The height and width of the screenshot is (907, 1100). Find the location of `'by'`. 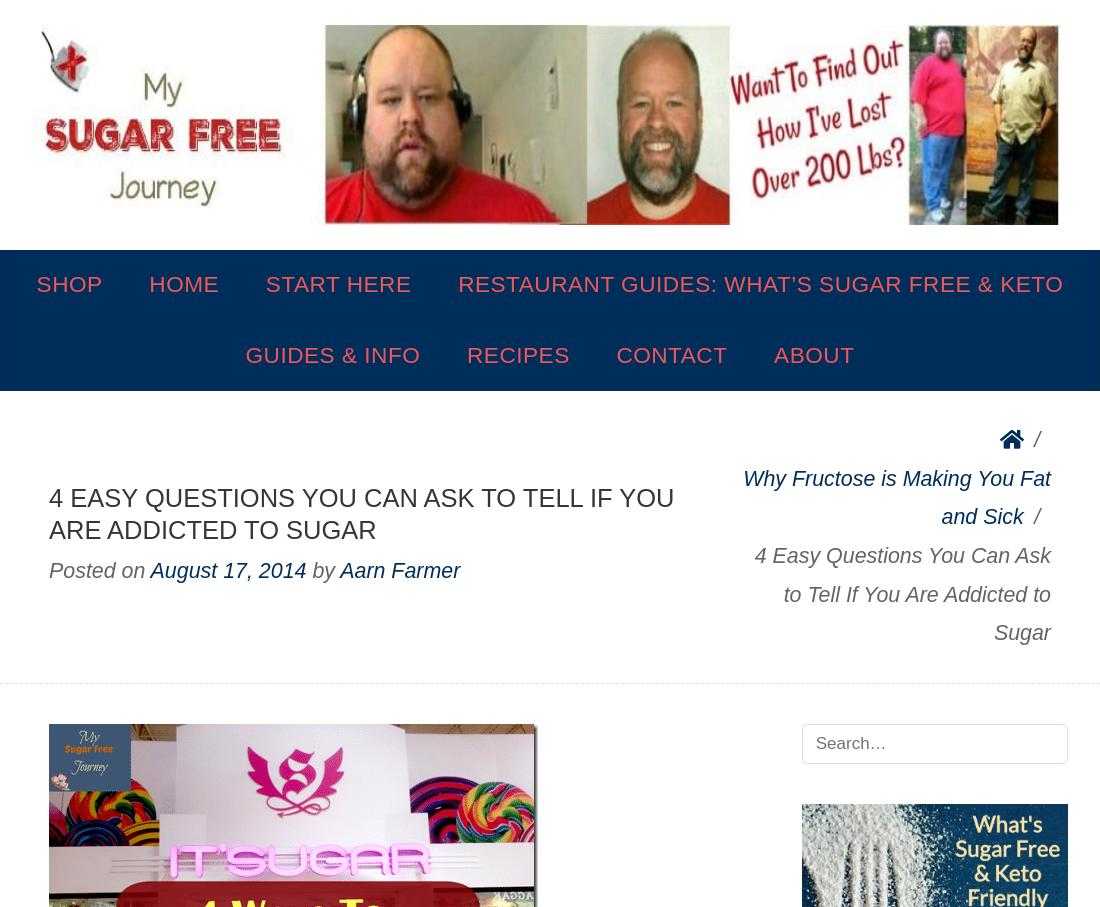

'by' is located at coordinates (321, 570).